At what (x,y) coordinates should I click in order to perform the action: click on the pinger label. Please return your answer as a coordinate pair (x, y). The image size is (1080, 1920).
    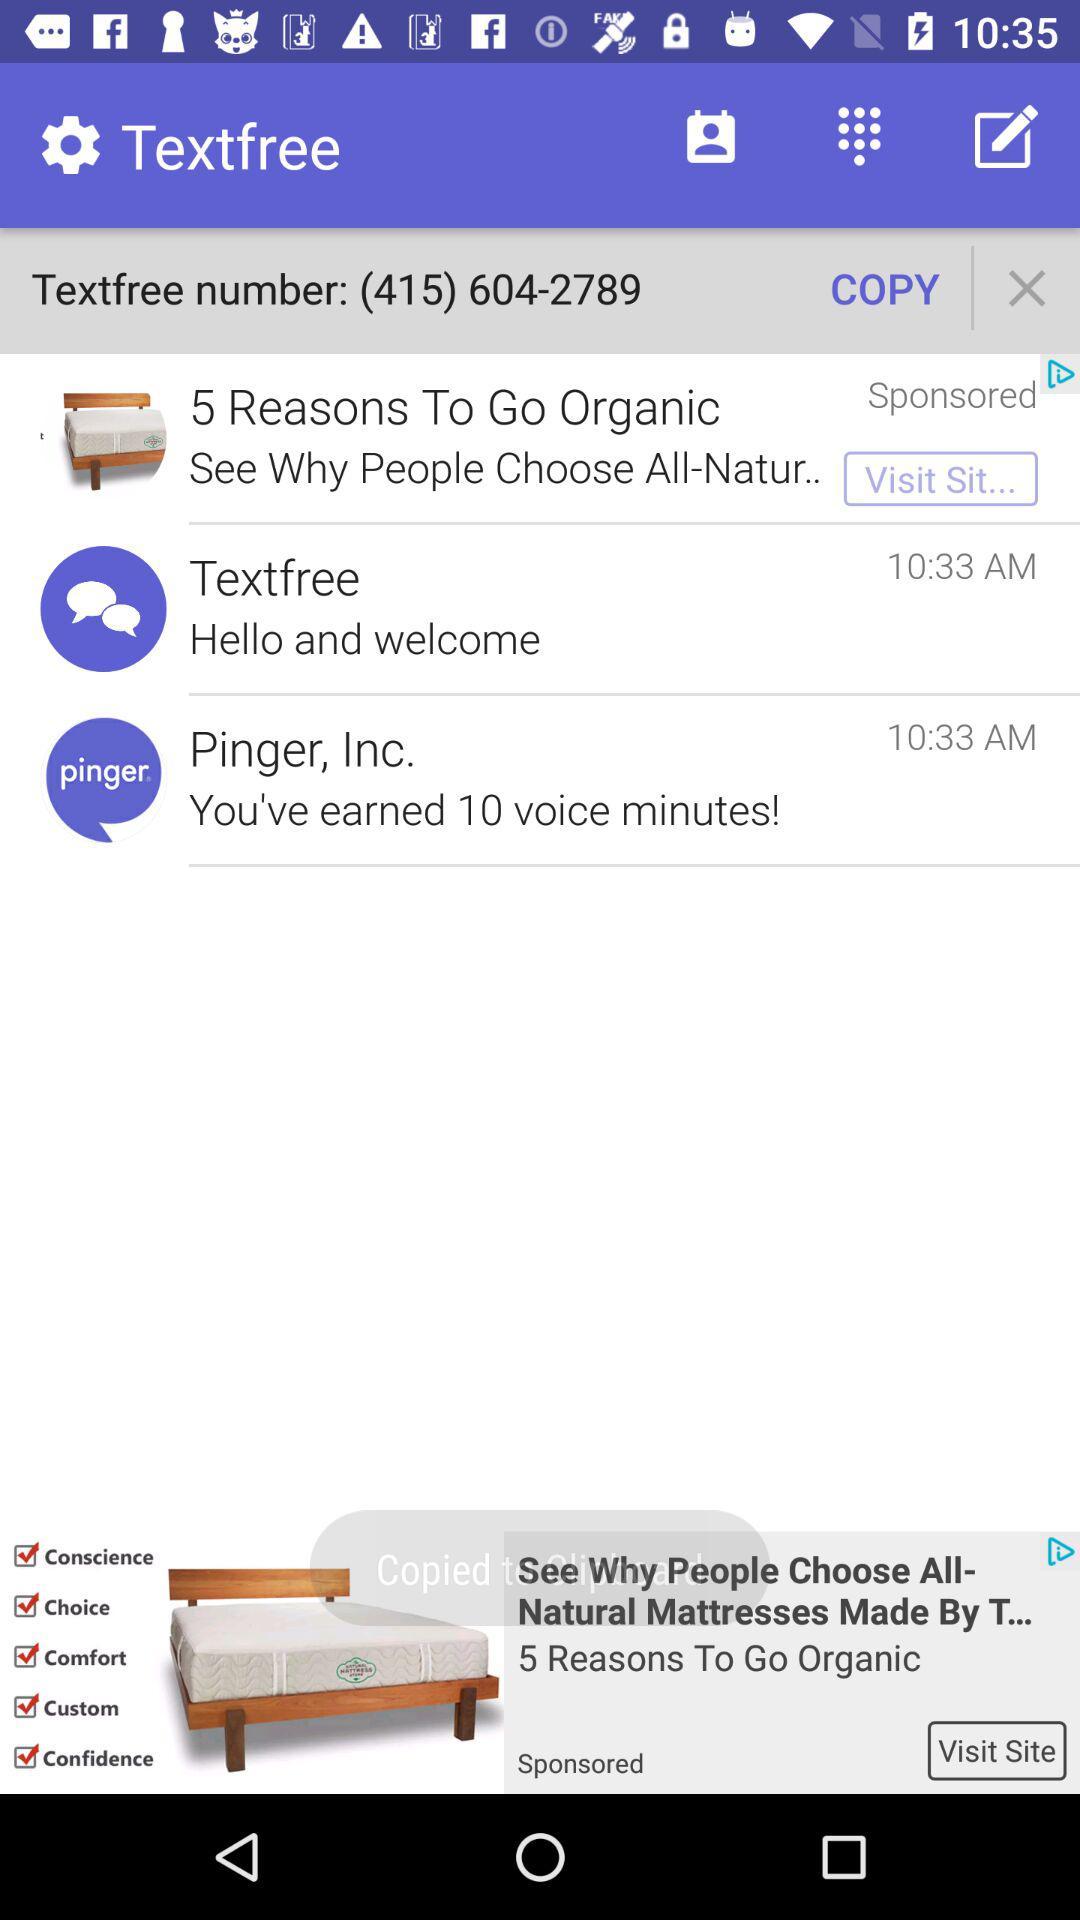
    Looking at the image, I should click on (104, 778).